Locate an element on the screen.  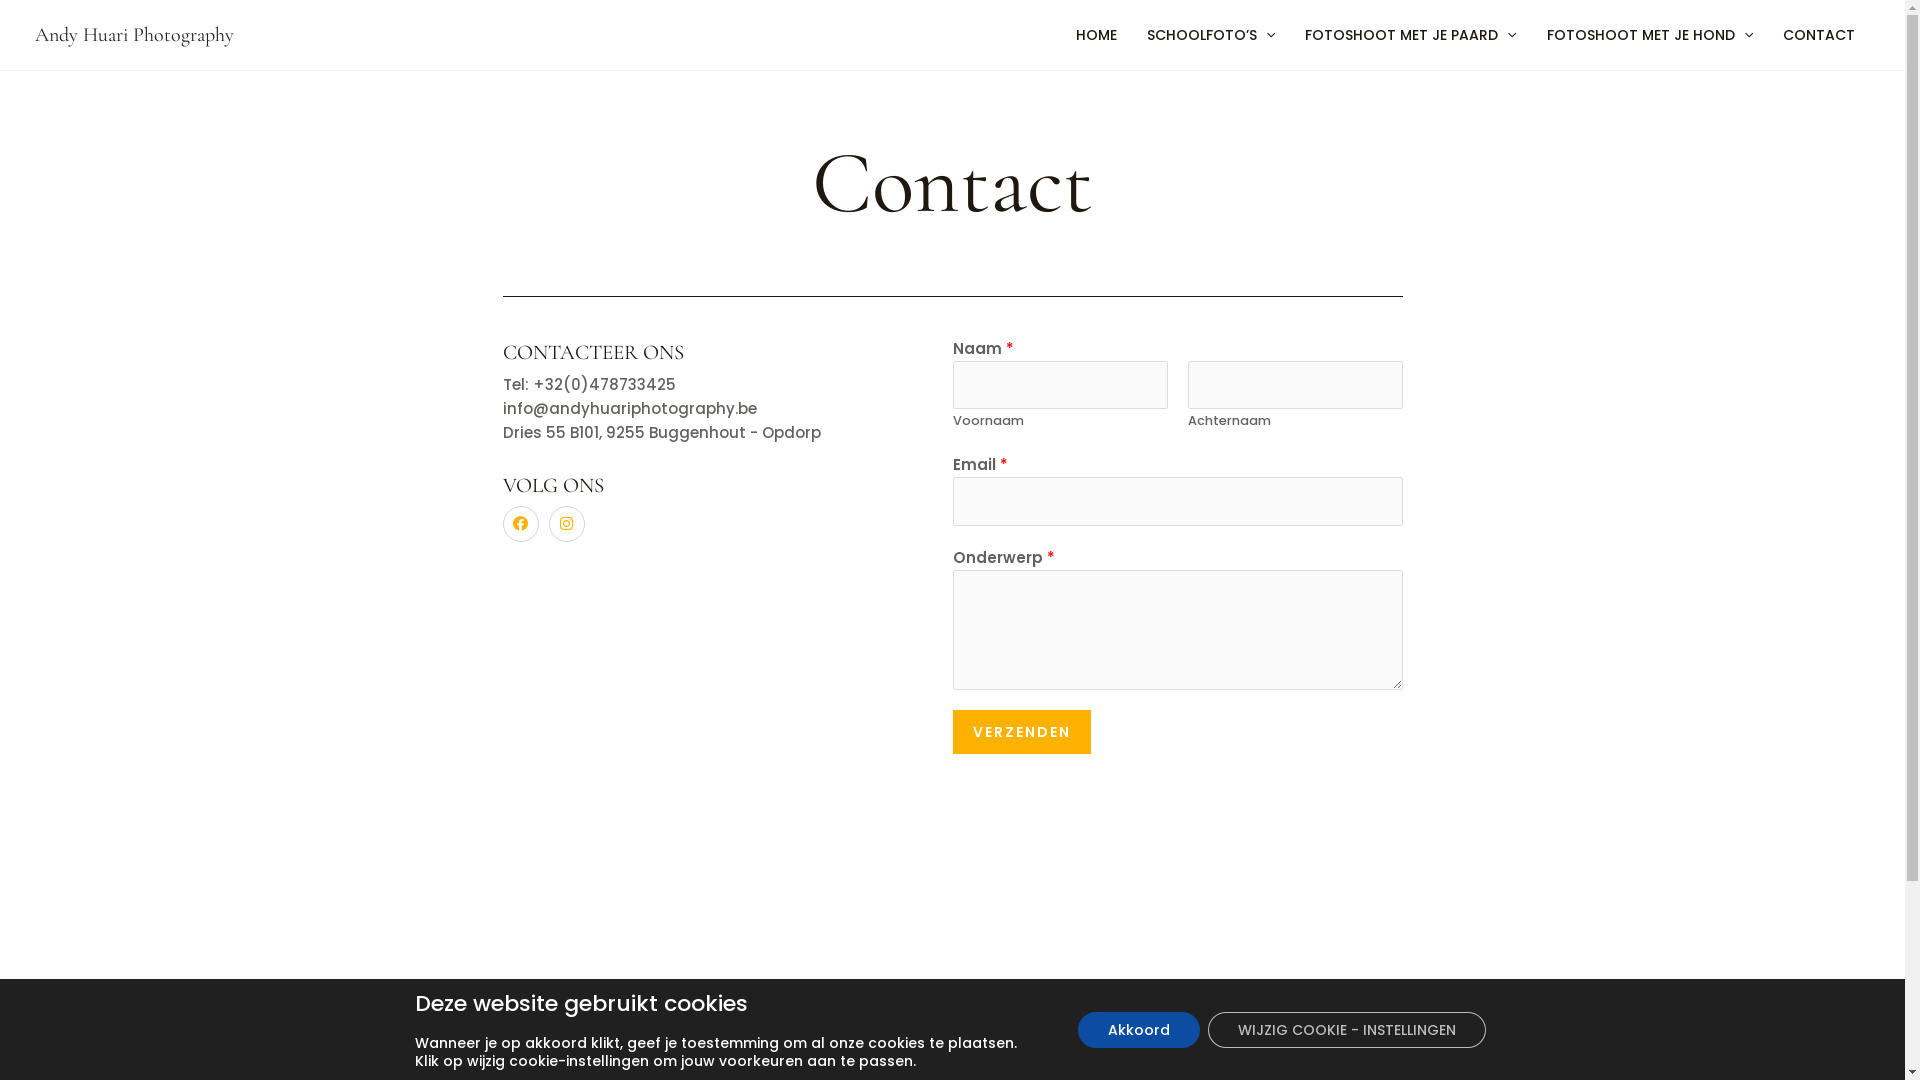
'Andy Huari Photography' is located at coordinates (133, 34).